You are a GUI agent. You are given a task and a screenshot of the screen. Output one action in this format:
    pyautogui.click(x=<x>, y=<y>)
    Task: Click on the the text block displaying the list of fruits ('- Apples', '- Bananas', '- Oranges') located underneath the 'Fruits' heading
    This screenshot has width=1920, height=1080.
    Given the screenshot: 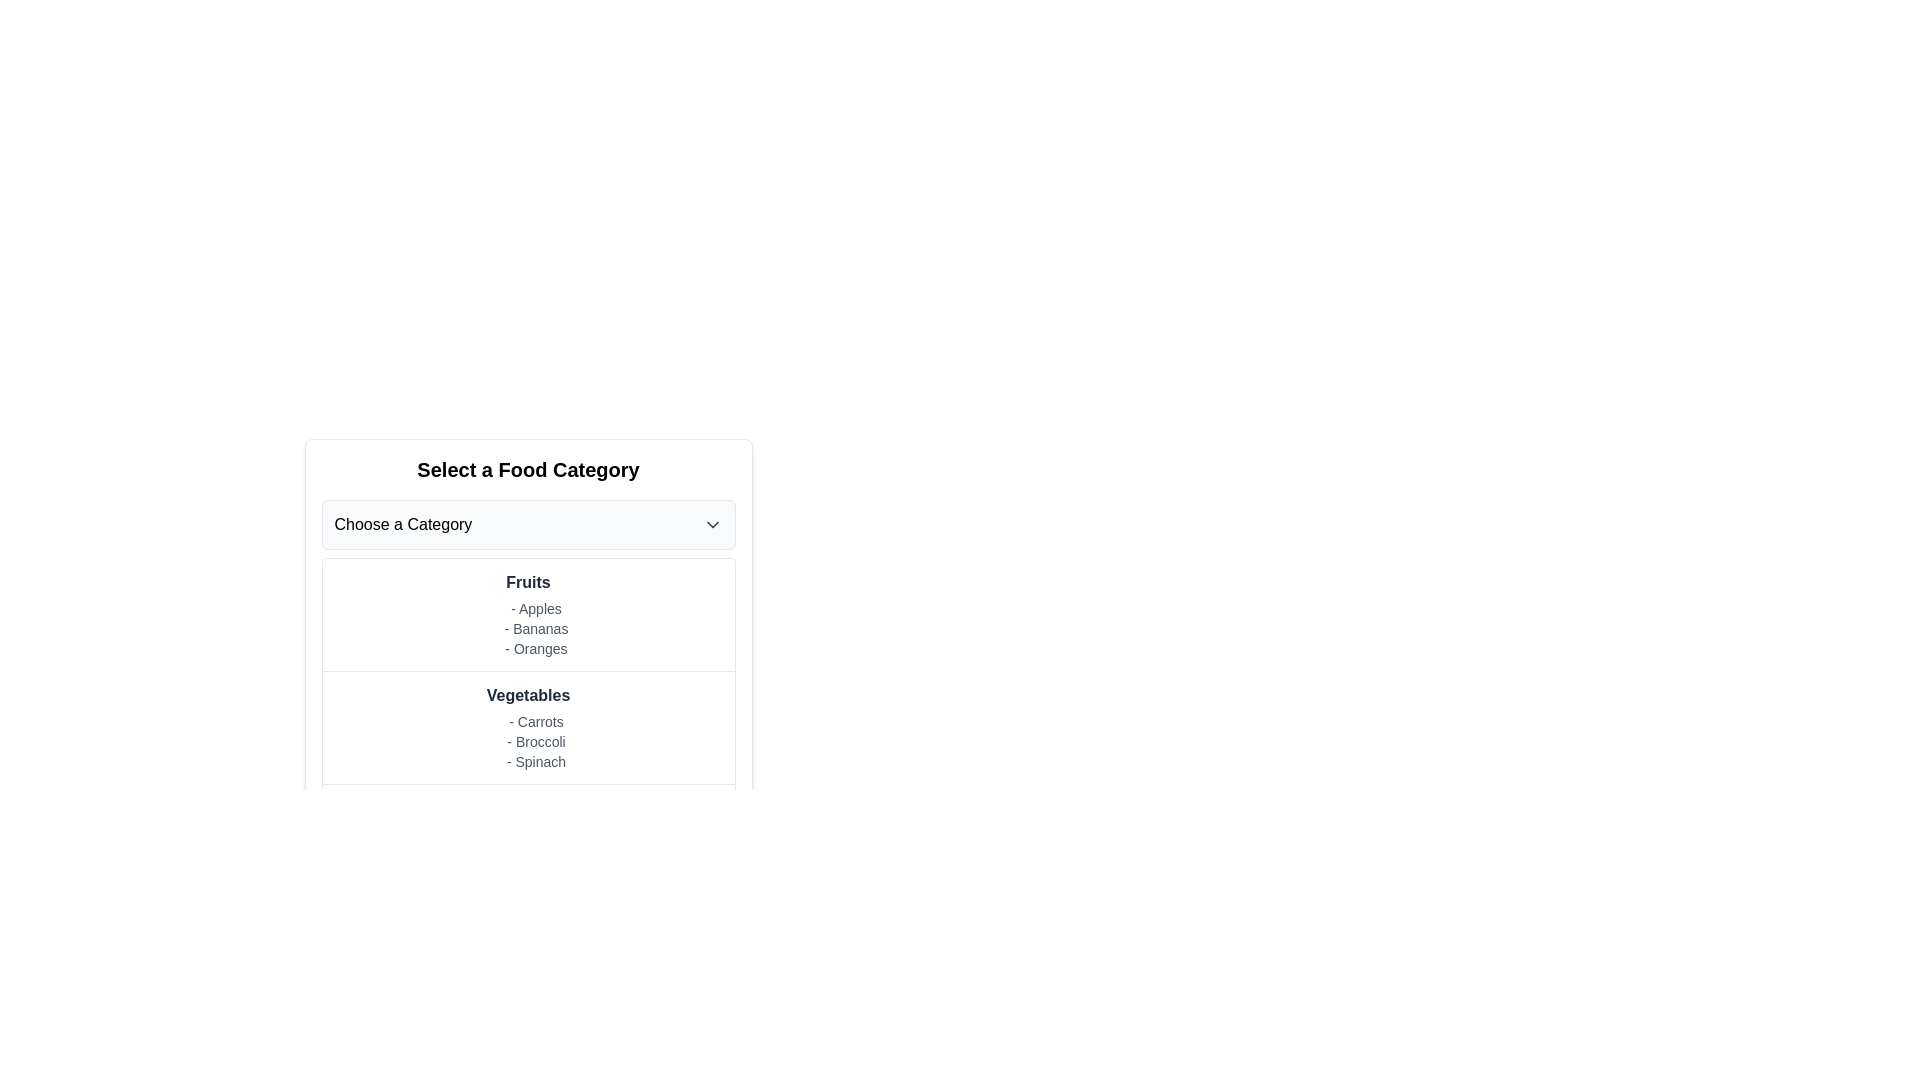 What is the action you would take?
    pyautogui.click(x=528, y=626)
    